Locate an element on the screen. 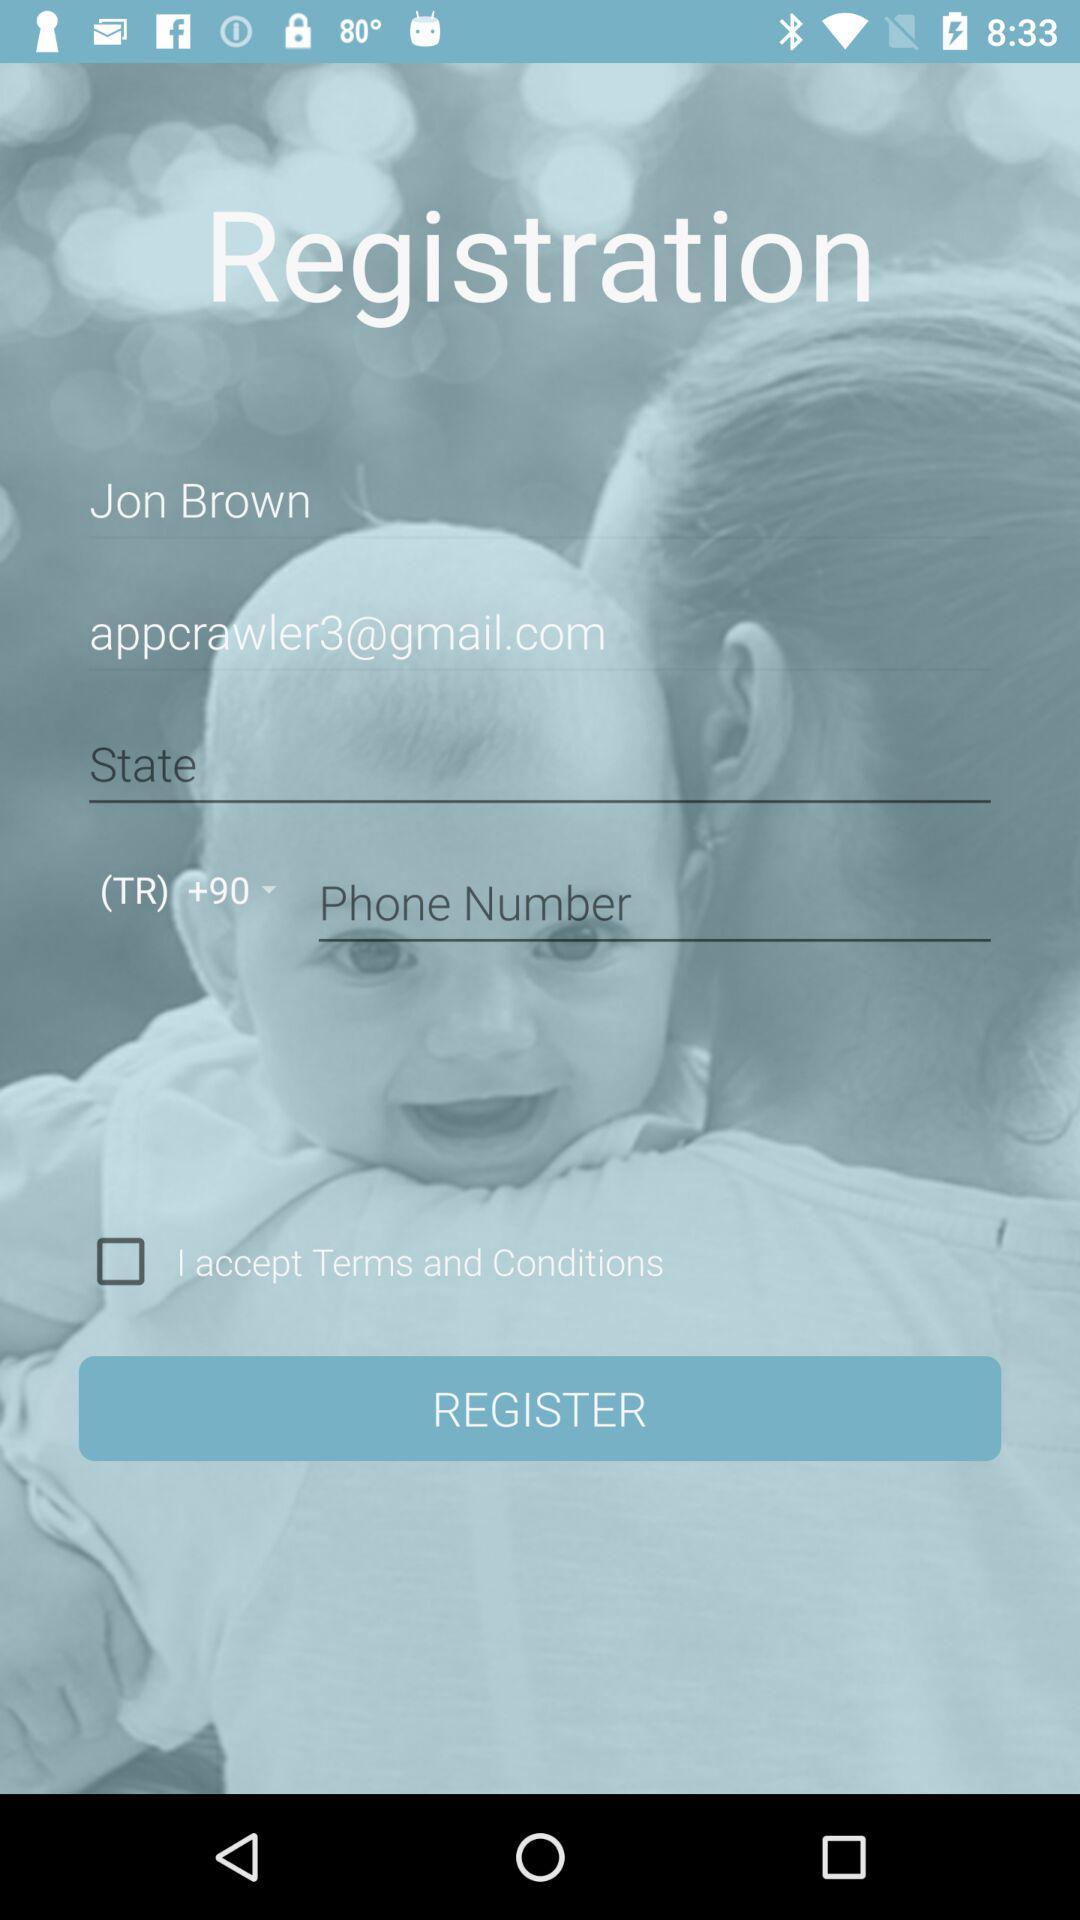 This screenshot has width=1080, height=1920. the appcrawler3@gmail.com item is located at coordinates (540, 631).